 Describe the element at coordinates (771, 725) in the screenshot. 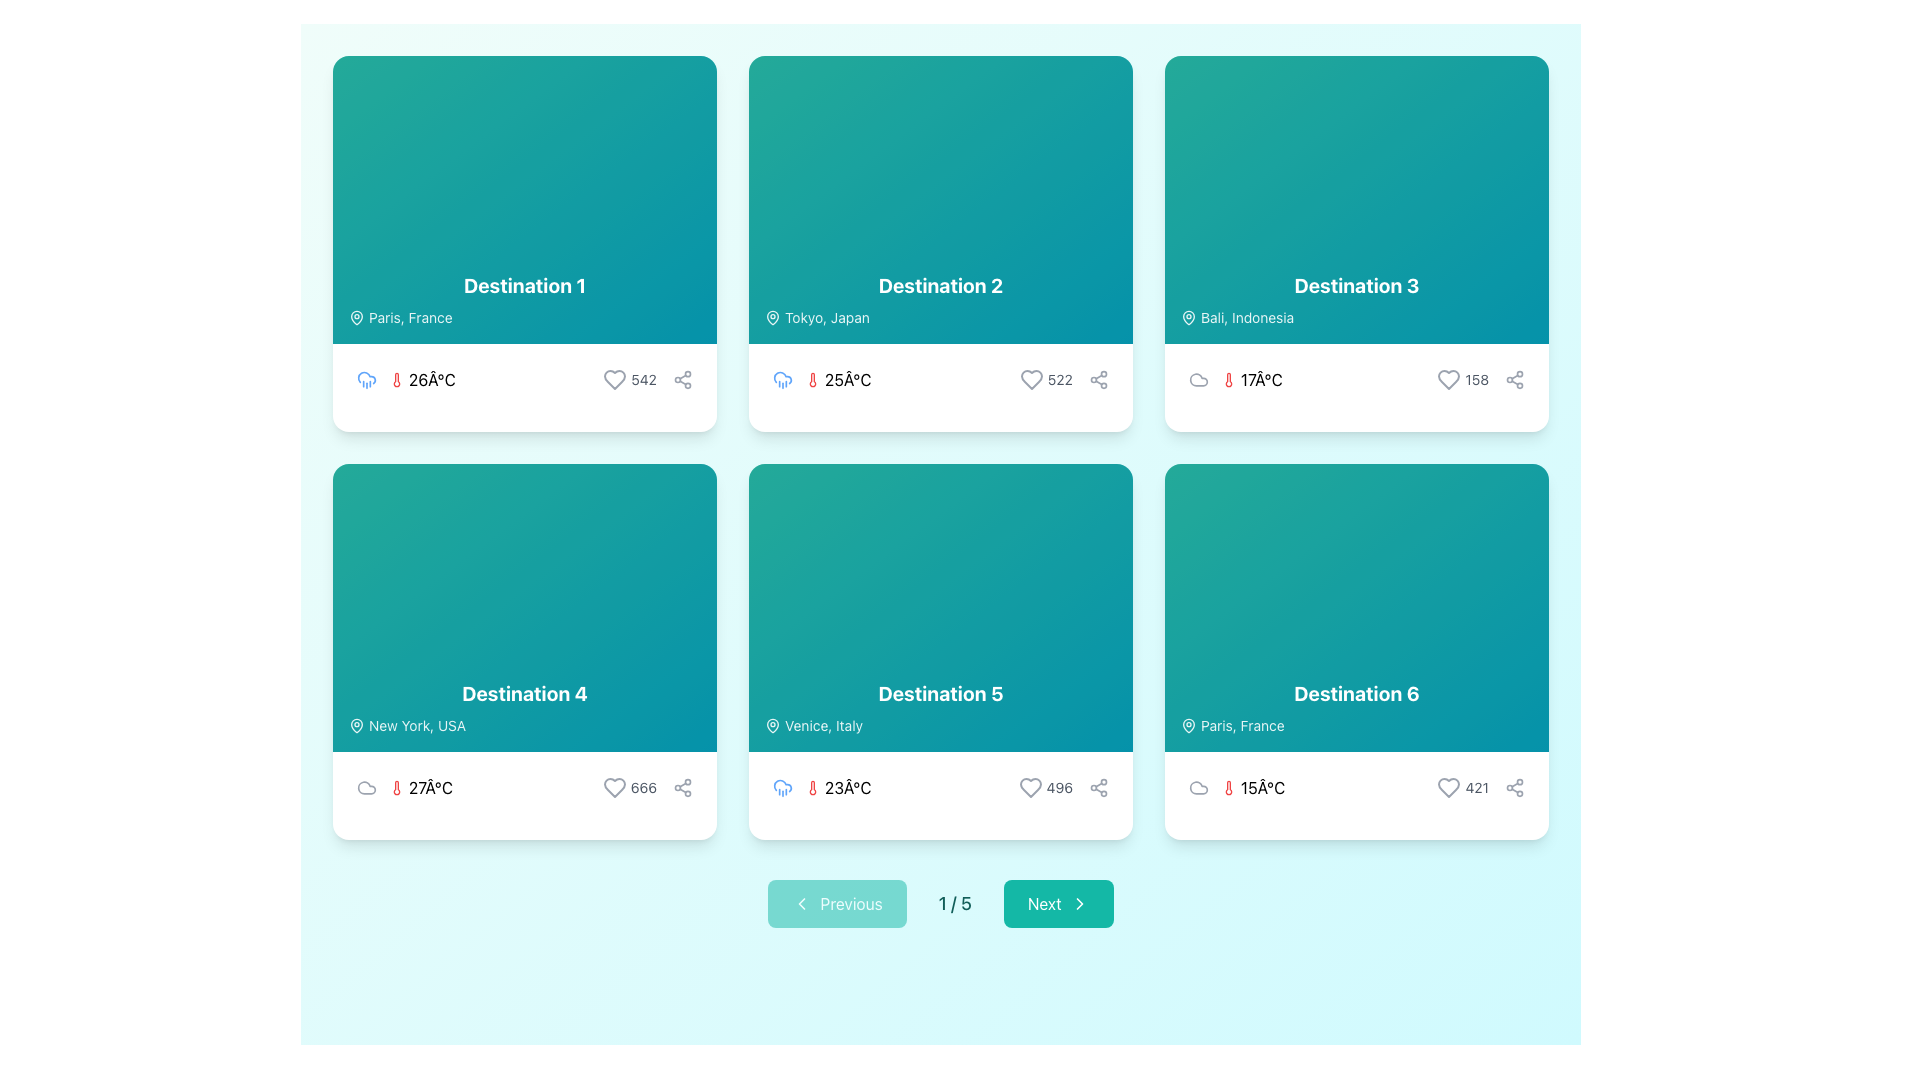

I see `the map pin icon located in the 'Destination 5' card displaying information about Venice, Italy, situated towards the center of the interface, near the text 'Venice, Italy'` at that location.